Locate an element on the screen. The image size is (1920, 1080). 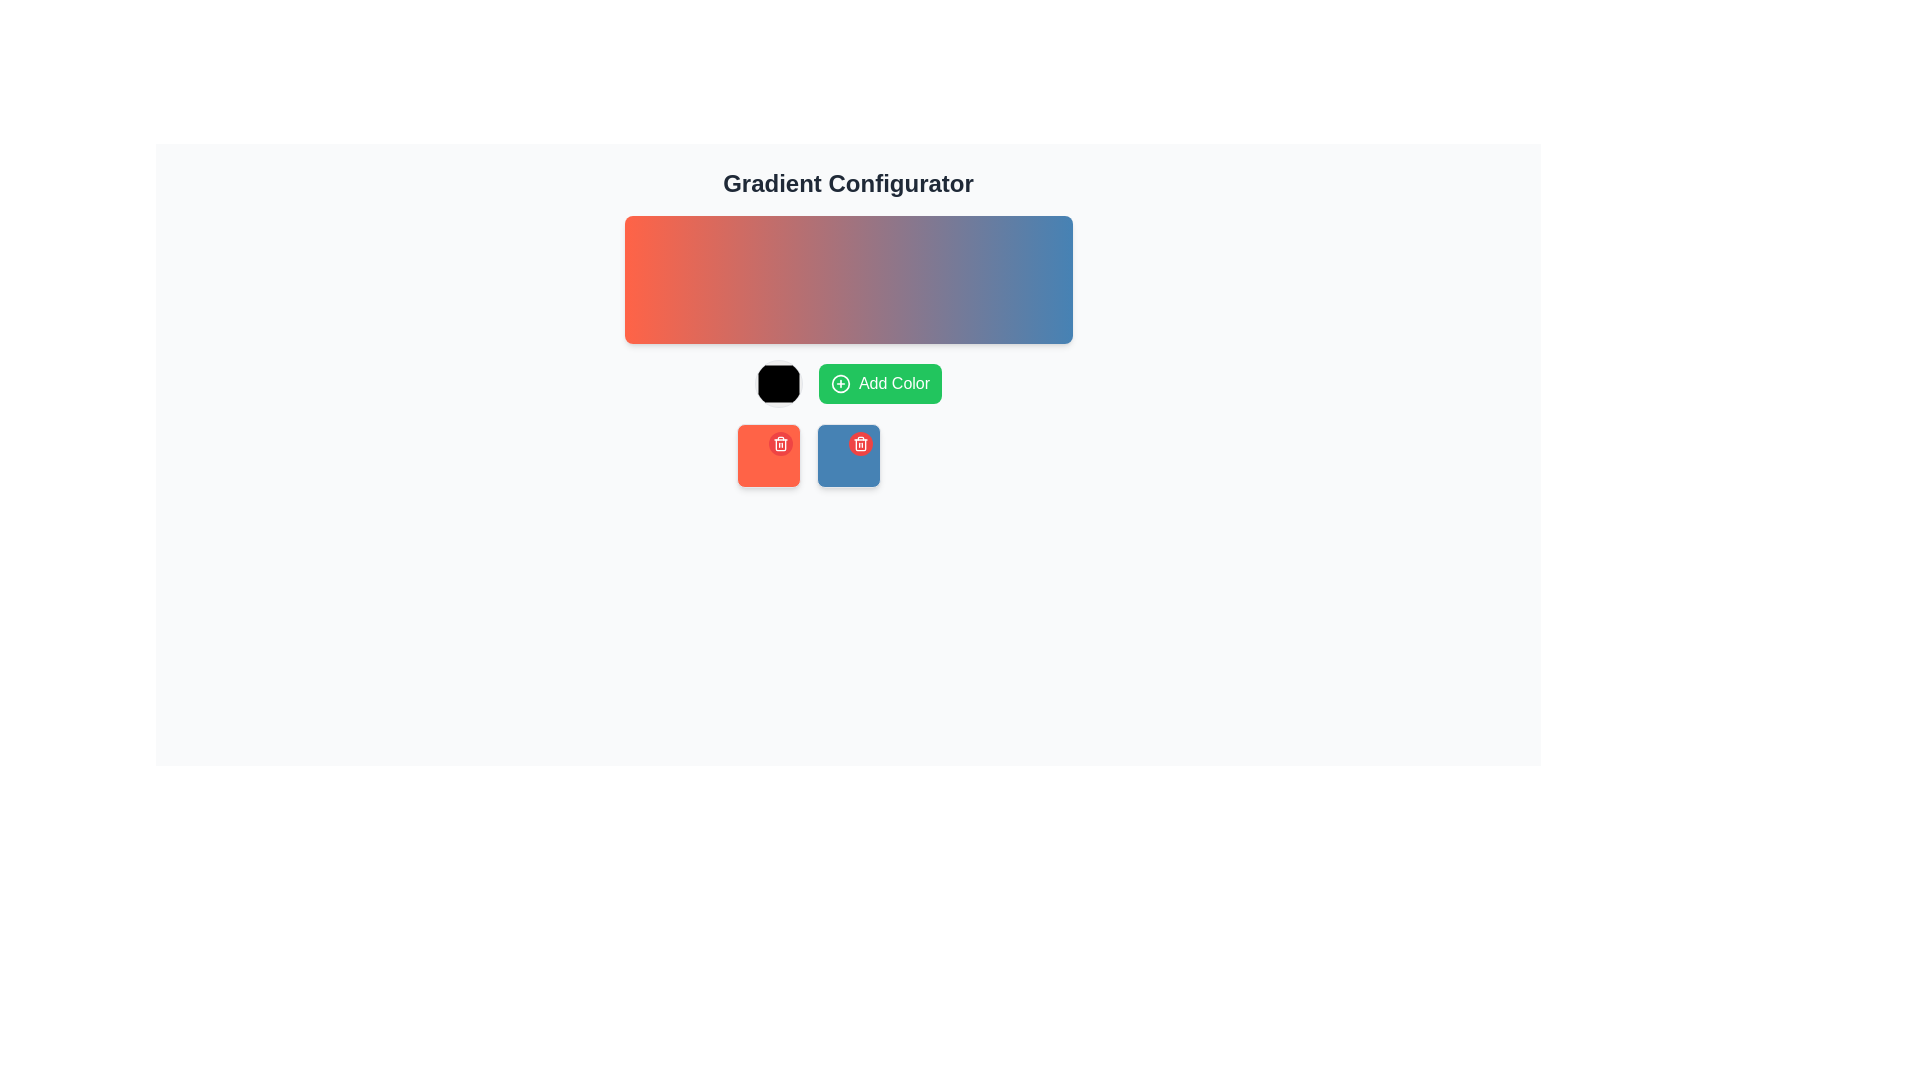
the icon representing the functionality of adding a new color, located towards the left end of the 'Add Color' button, adjacent to the green background is located at coordinates (840, 384).